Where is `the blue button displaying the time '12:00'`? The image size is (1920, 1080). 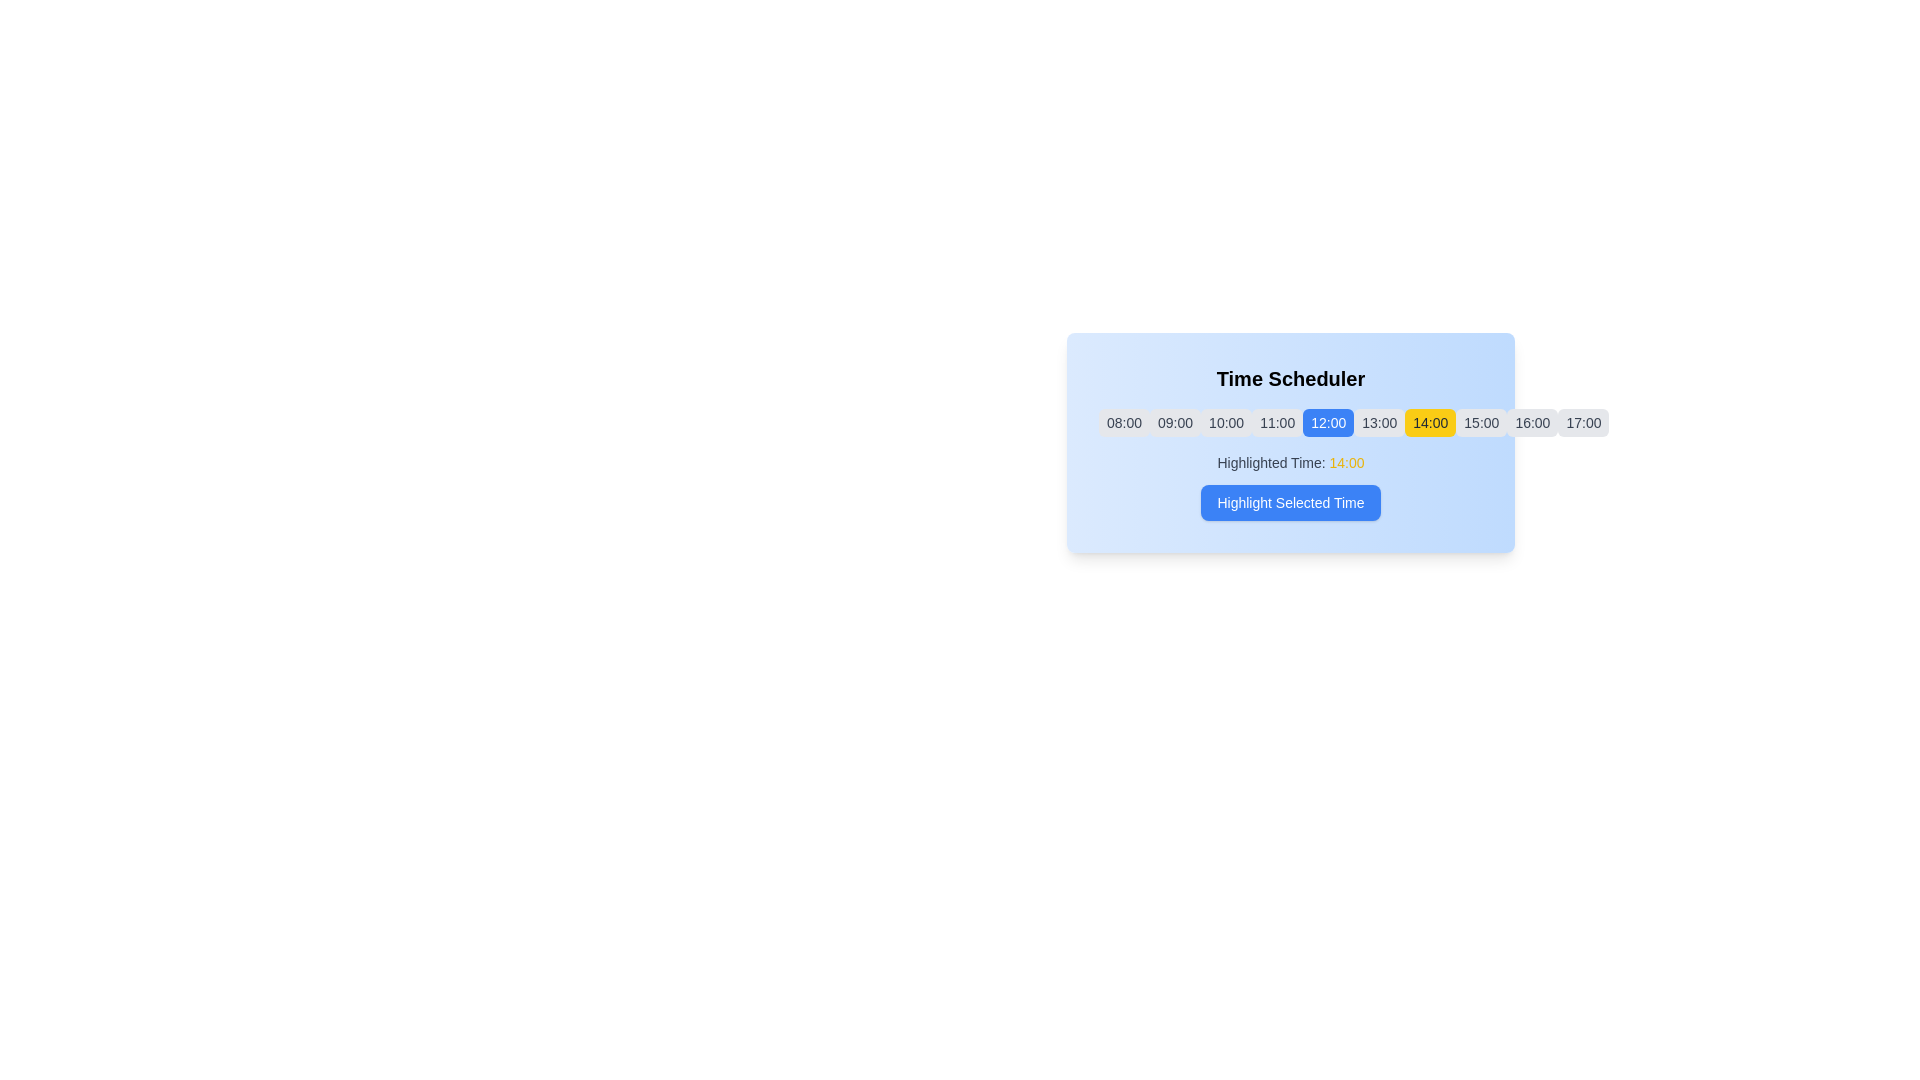
the blue button displaying the time '12:00' is located at coordinates (1328, 422).